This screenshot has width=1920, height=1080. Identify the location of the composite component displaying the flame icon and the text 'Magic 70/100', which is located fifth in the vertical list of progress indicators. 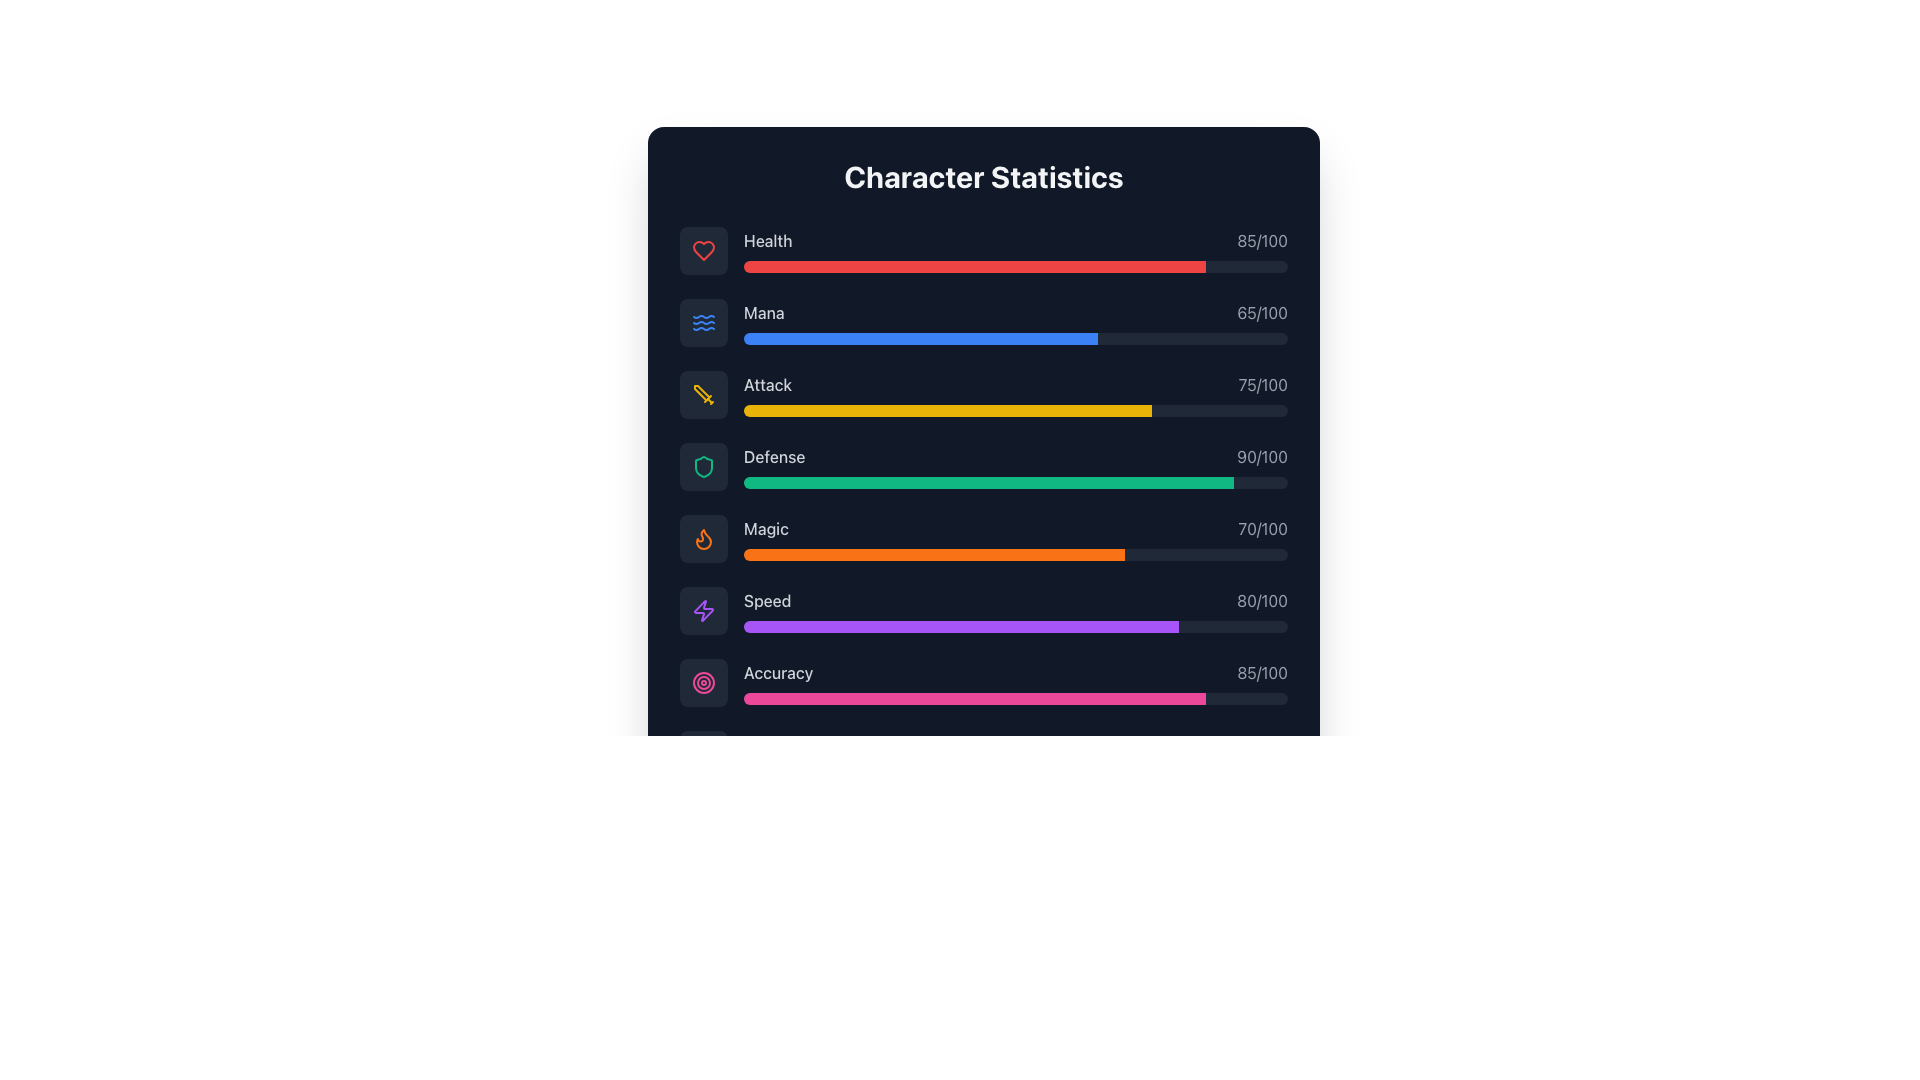
(983, 538).